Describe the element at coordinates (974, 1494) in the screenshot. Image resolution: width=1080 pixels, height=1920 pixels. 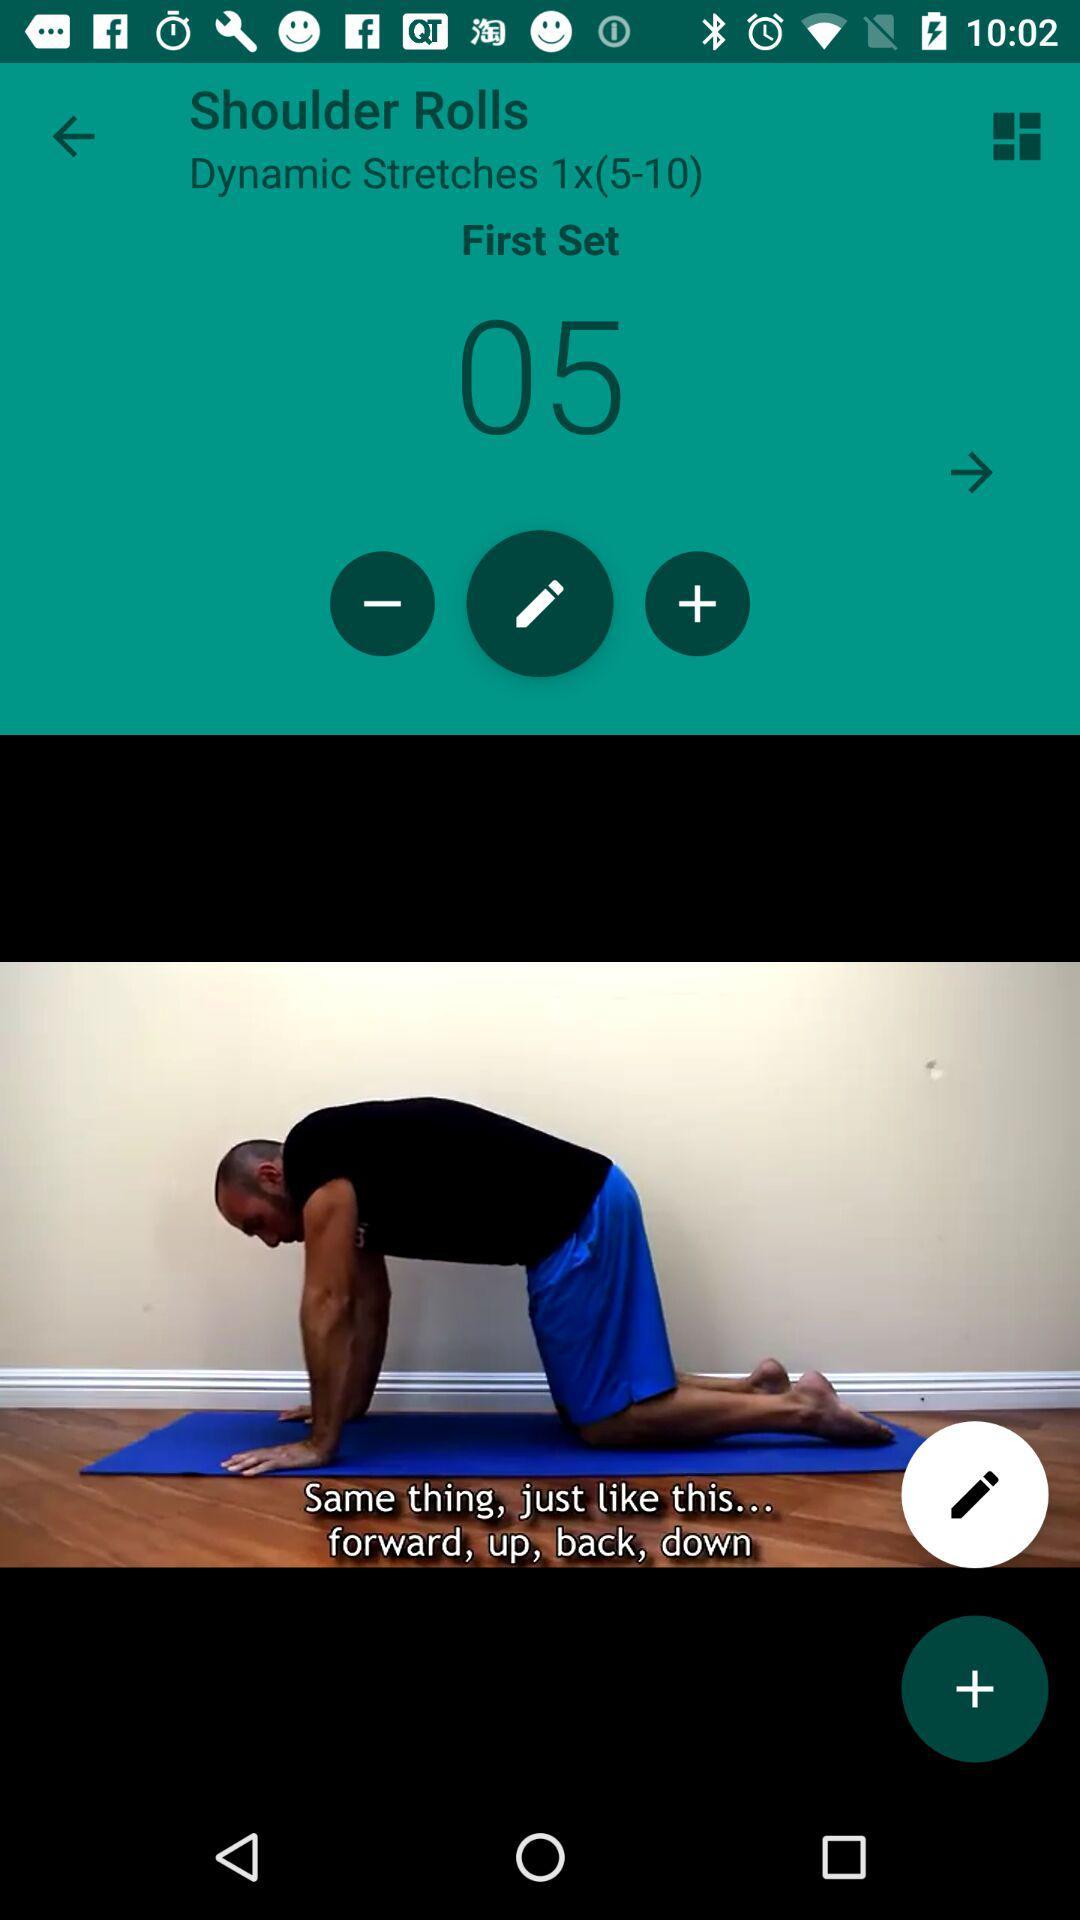
I see `find` at that location.